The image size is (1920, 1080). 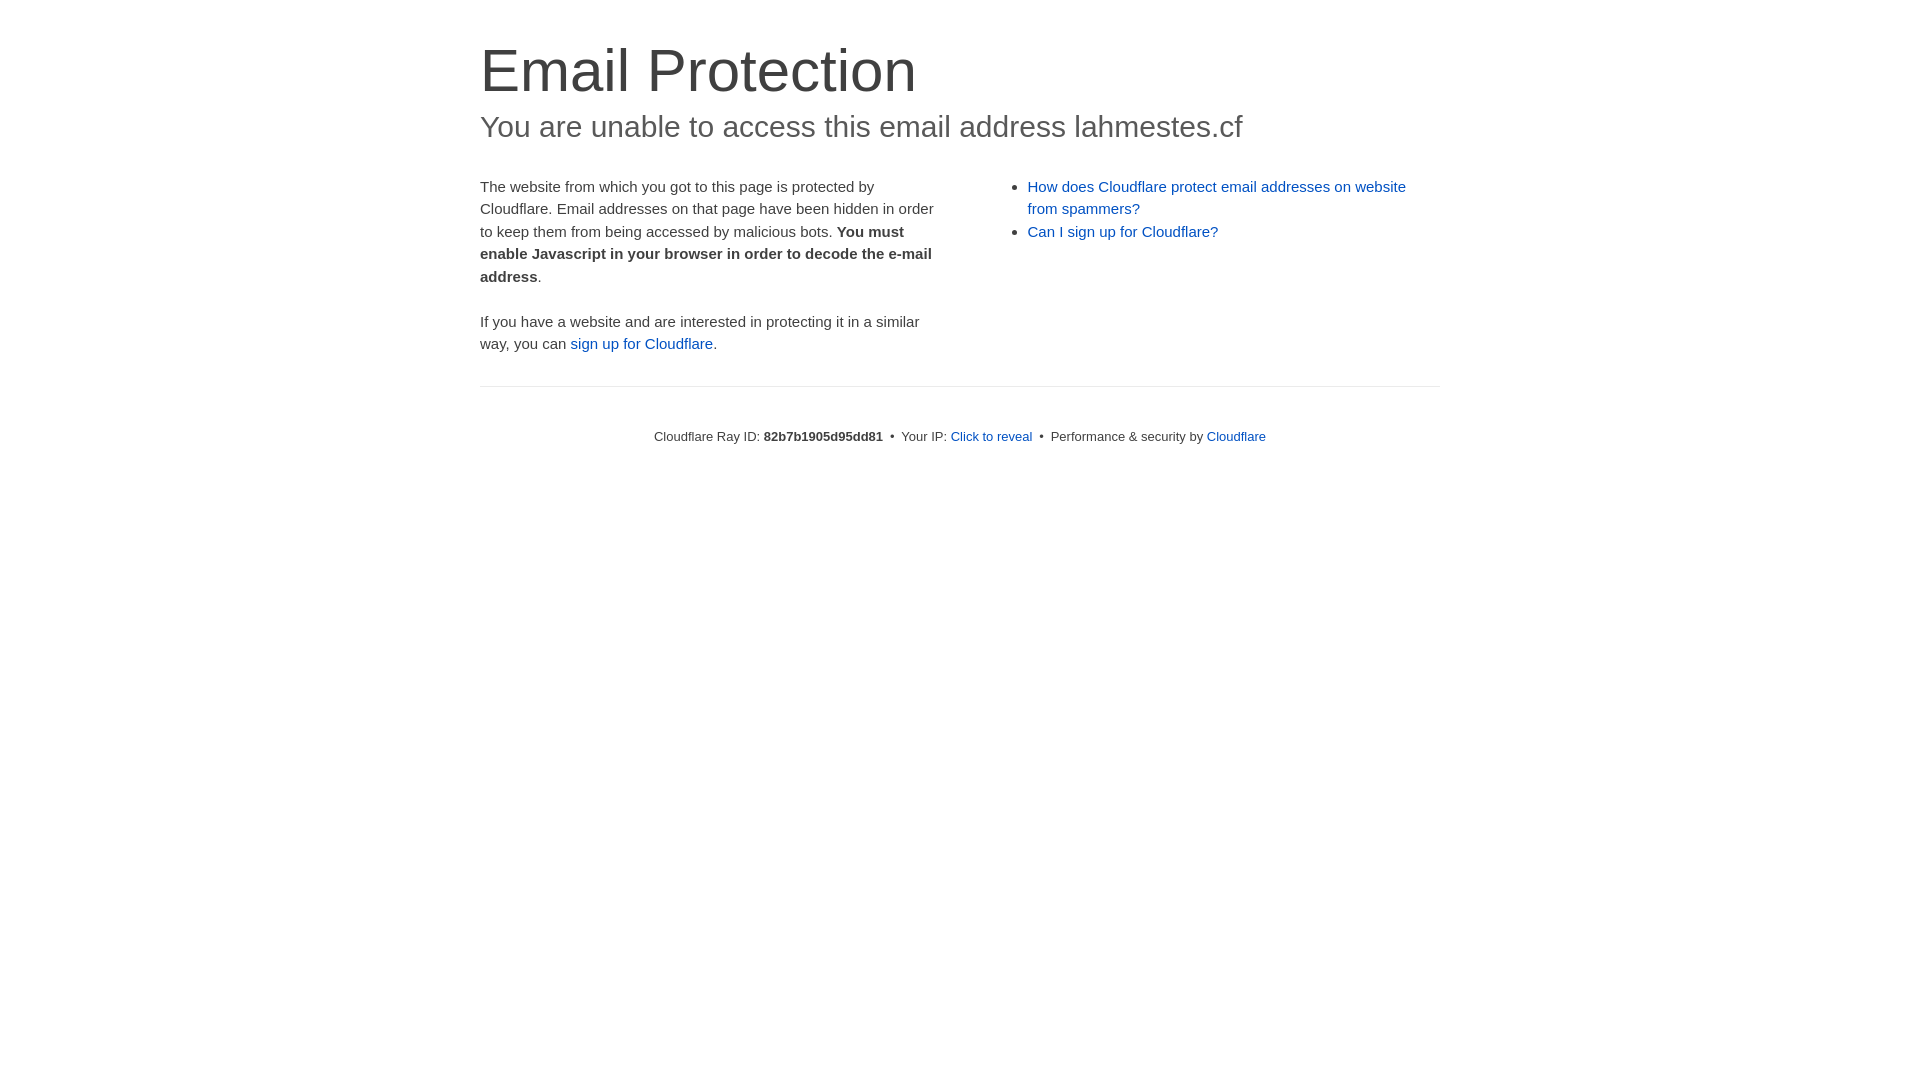 I want to click on 'Click to reveal', so click(x=992, y=435).